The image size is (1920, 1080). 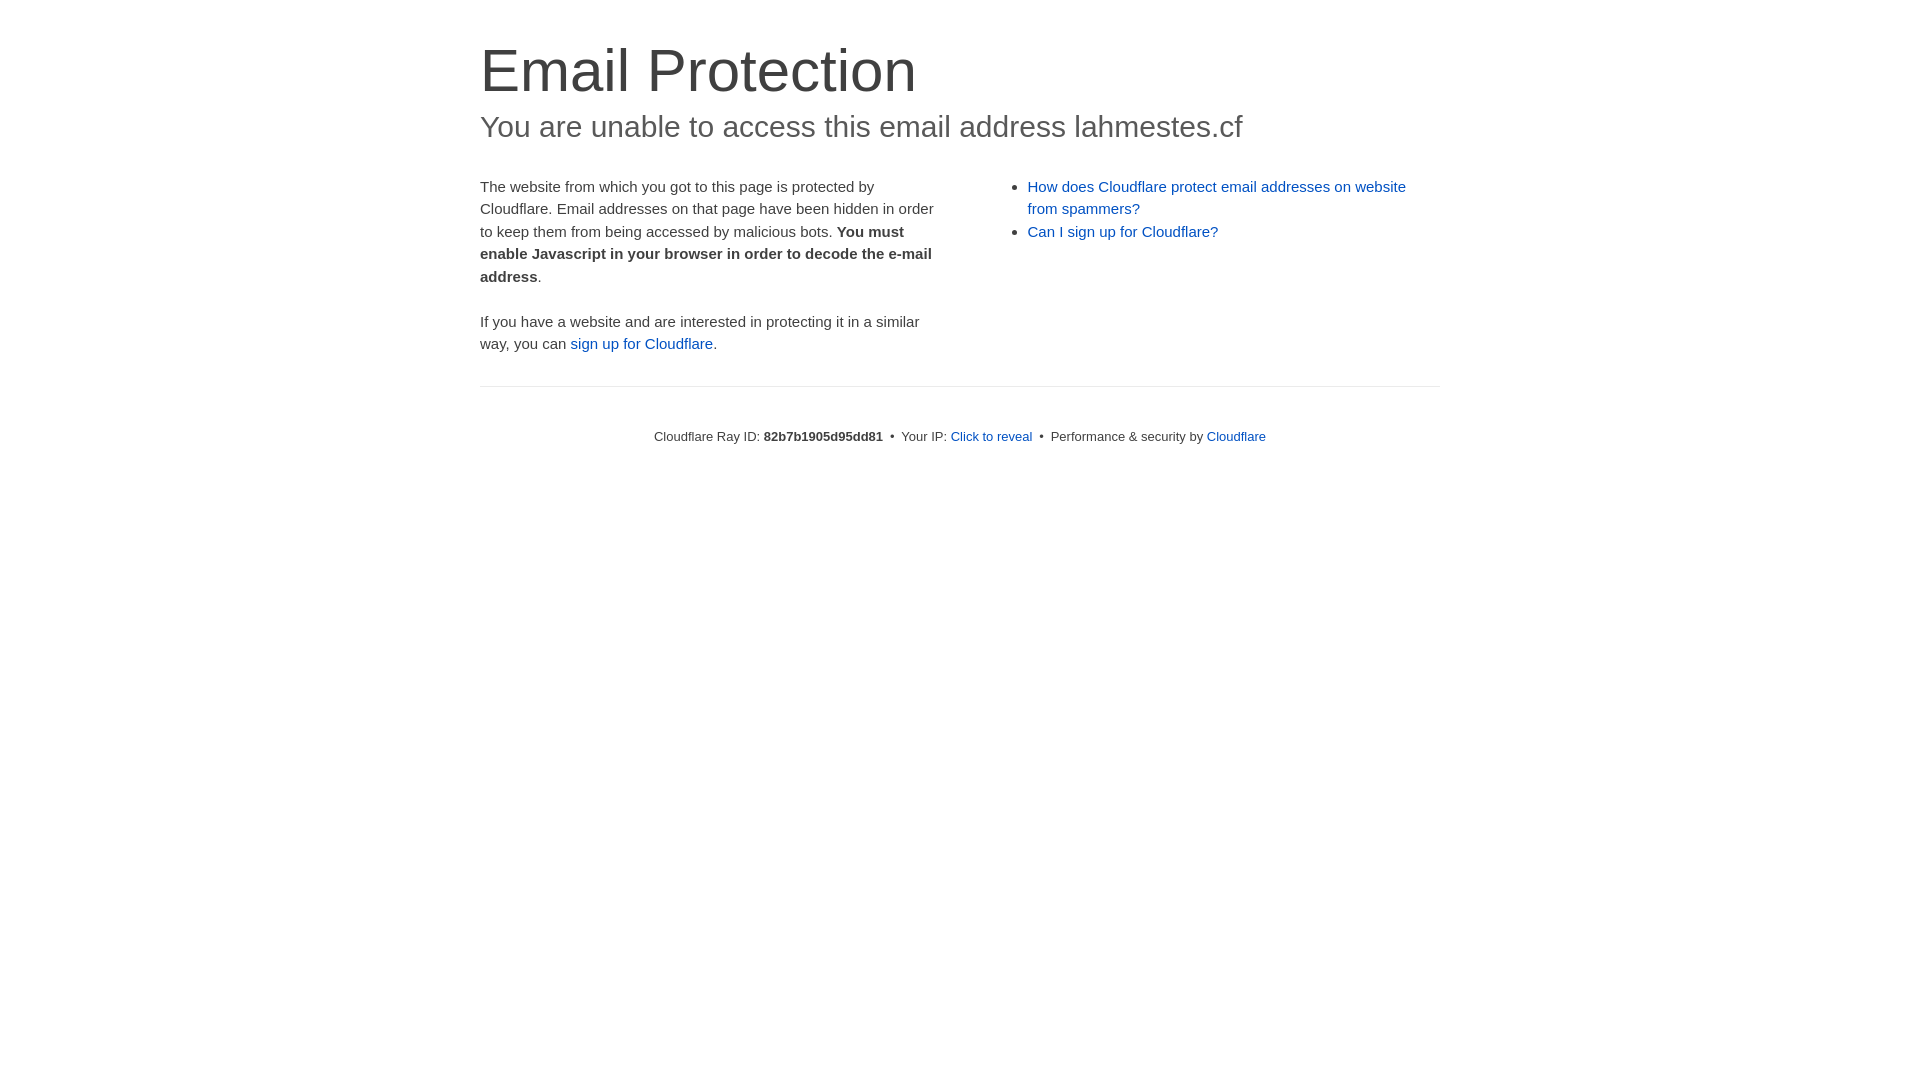 I want to click on 'Click to reveal', so click(x=992, y=435).